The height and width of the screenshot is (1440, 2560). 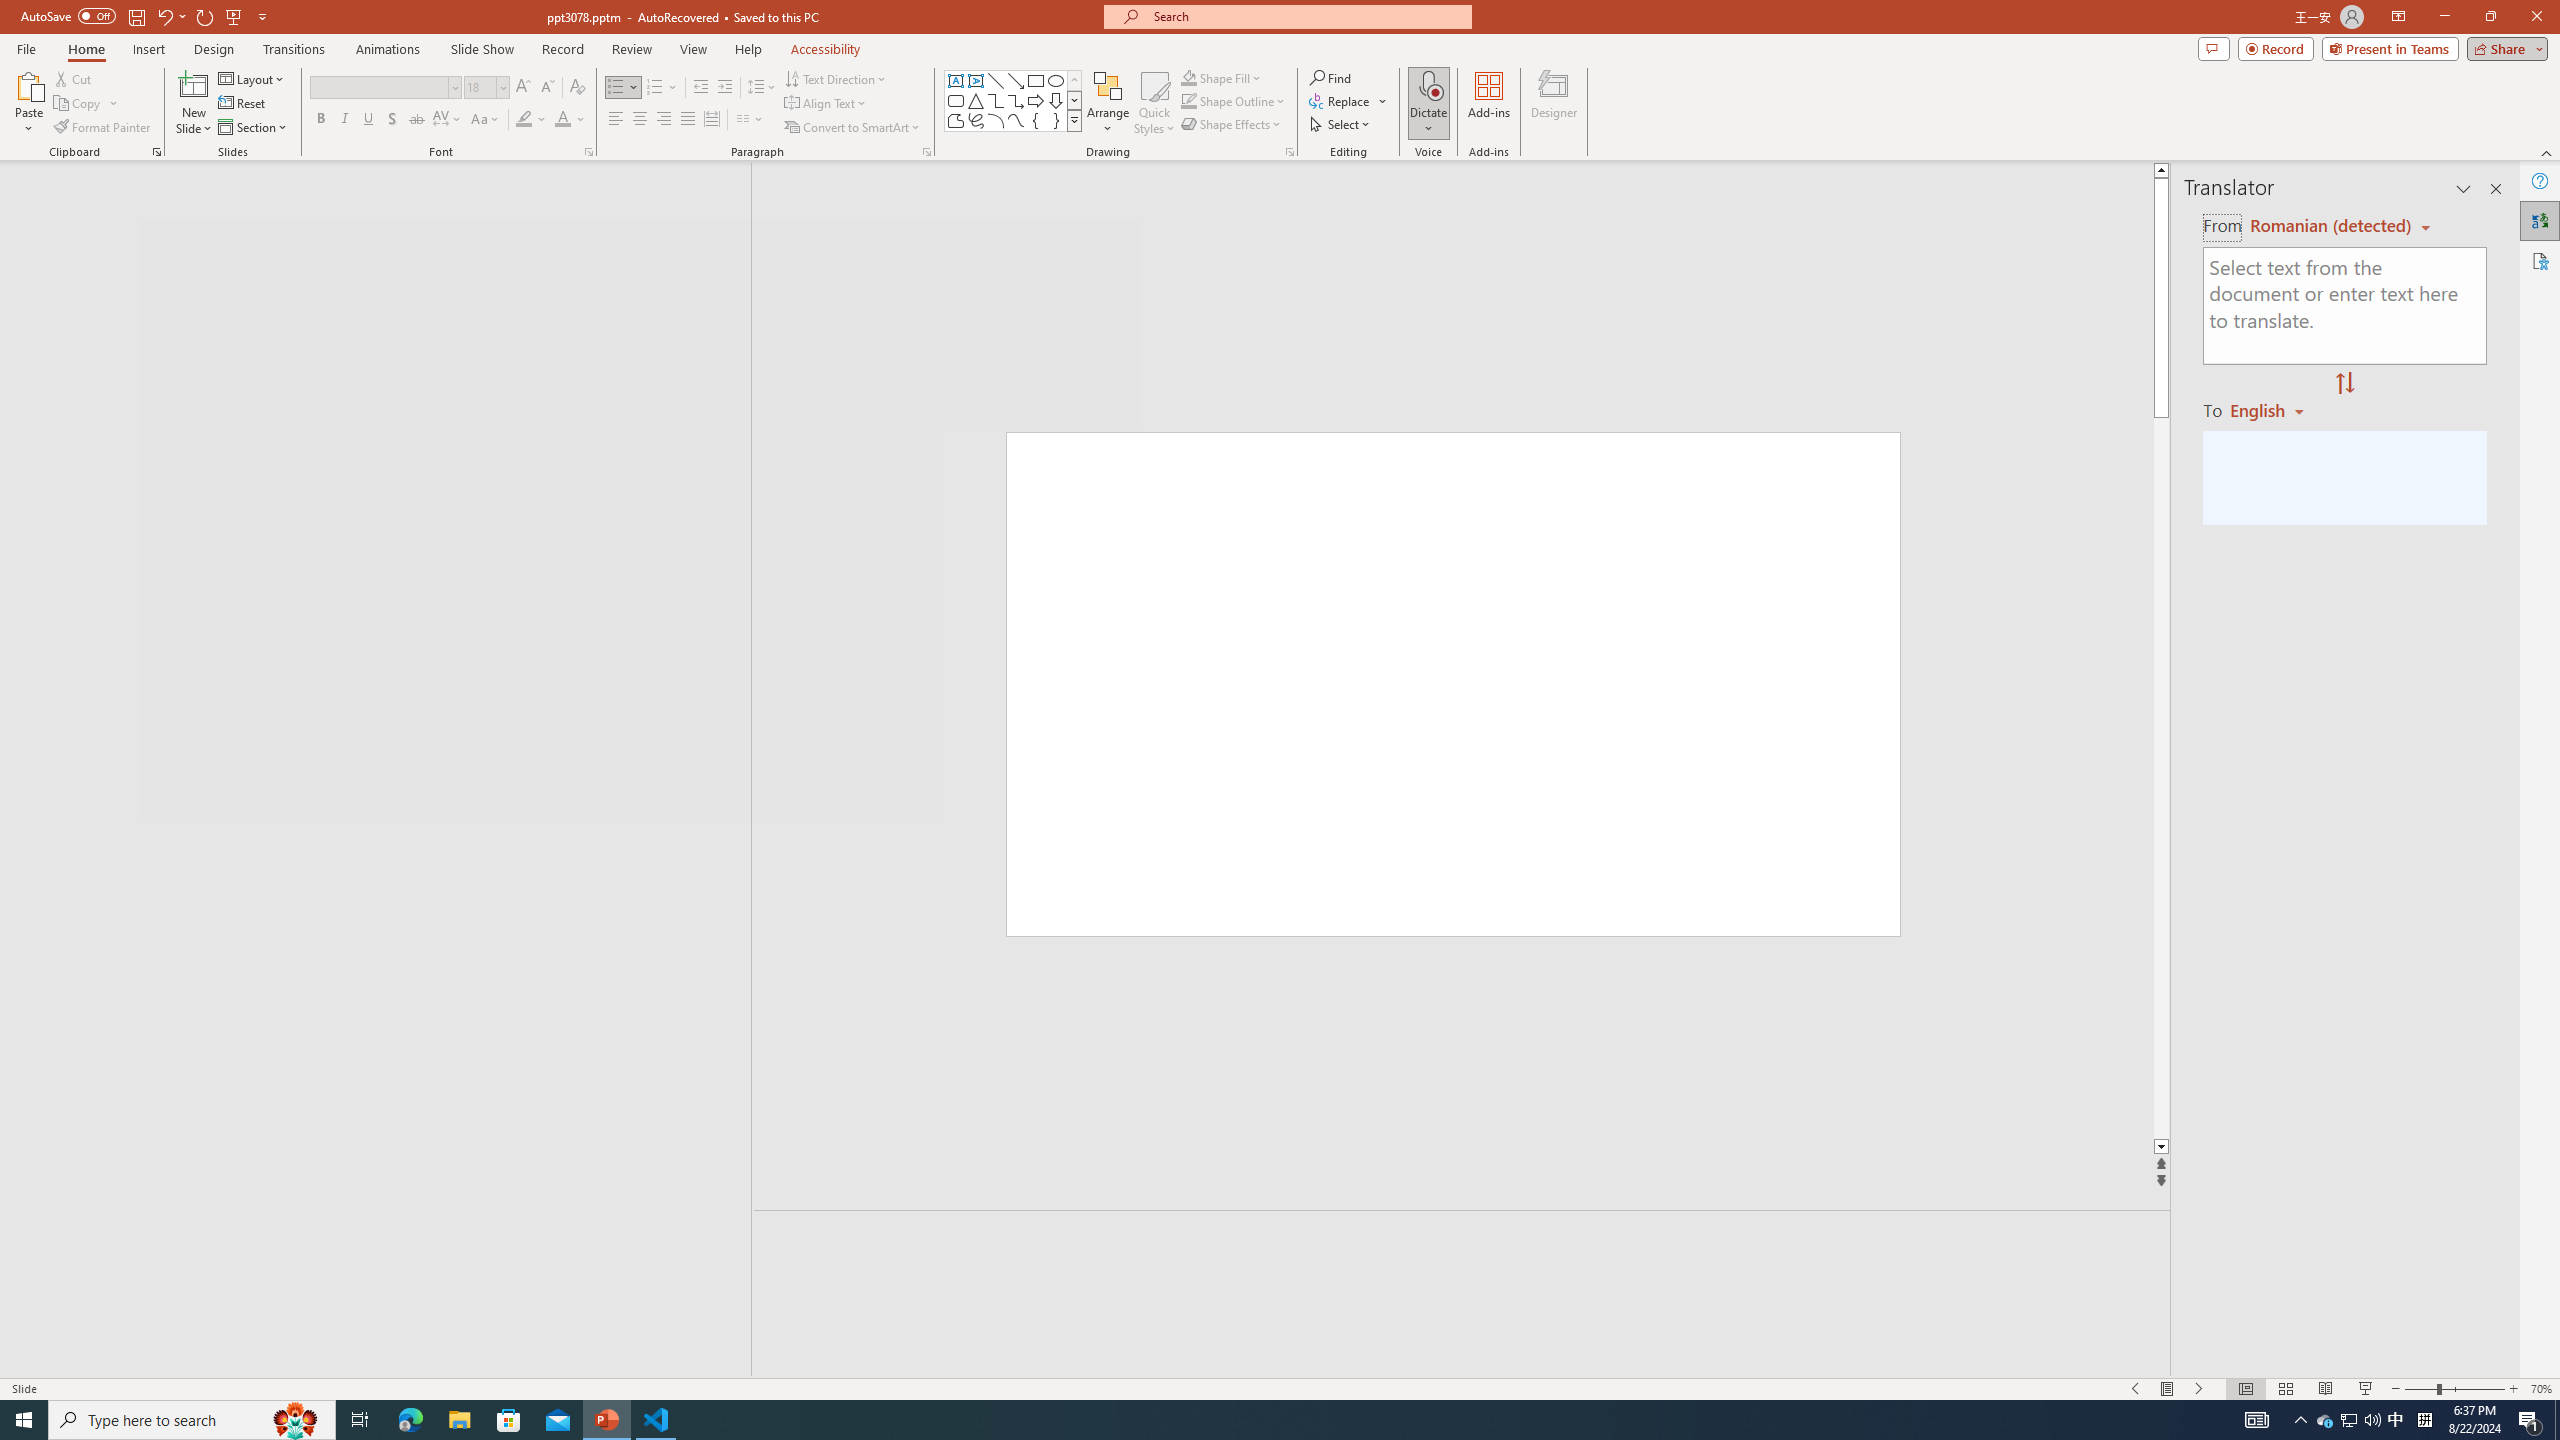 What do you see at coordinates (2200, 1389) in the screenshot?
I see `'Slide Show Next On'` at bounding box center [2200, 1389].